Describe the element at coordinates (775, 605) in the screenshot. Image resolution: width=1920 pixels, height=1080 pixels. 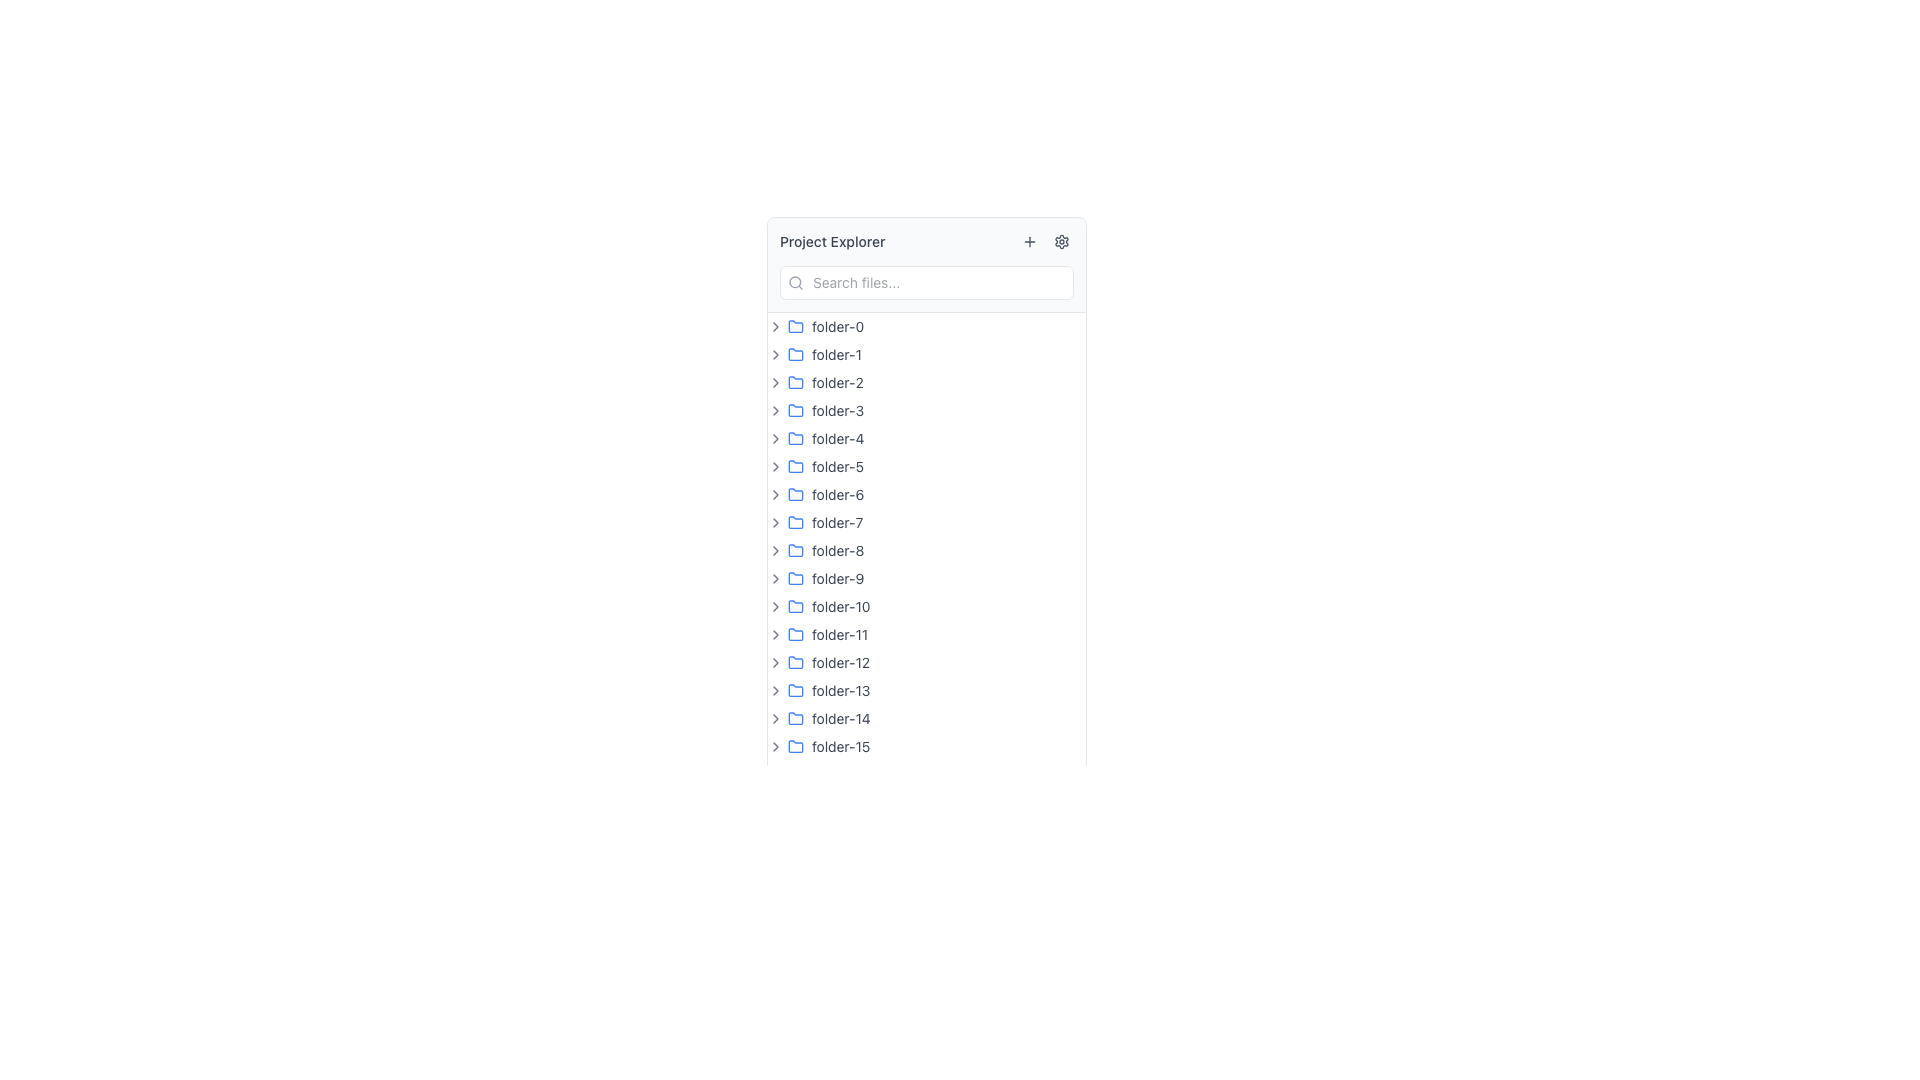
I see `the expand/collapse icon shaped like a right-angle chevron pointing to the right, which is located beside the text 'folder-10' in the project explorer` at that location.